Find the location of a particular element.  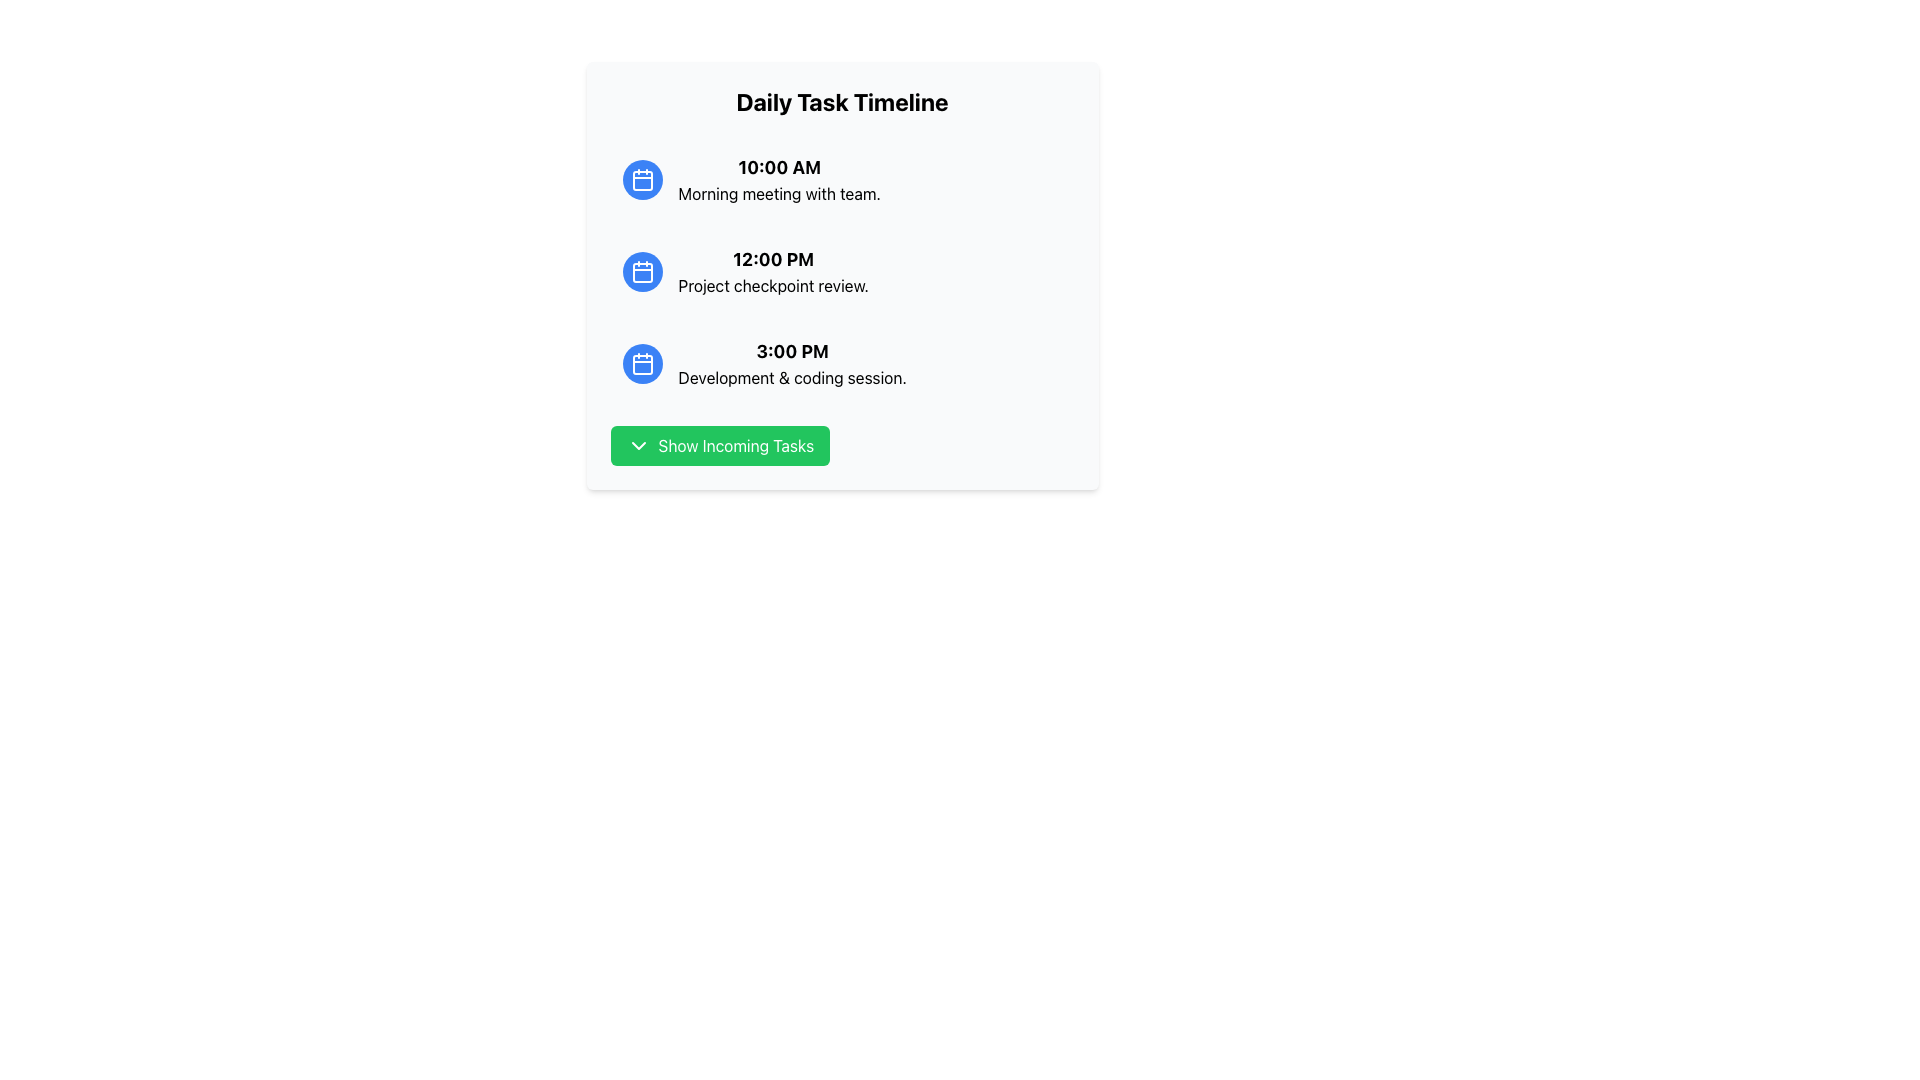

the static text element displaying 'Morning meeting with team.' which is positioned below the '10:00 AM' timestamp in the vertical timeline is located at coordinates (778, 193).